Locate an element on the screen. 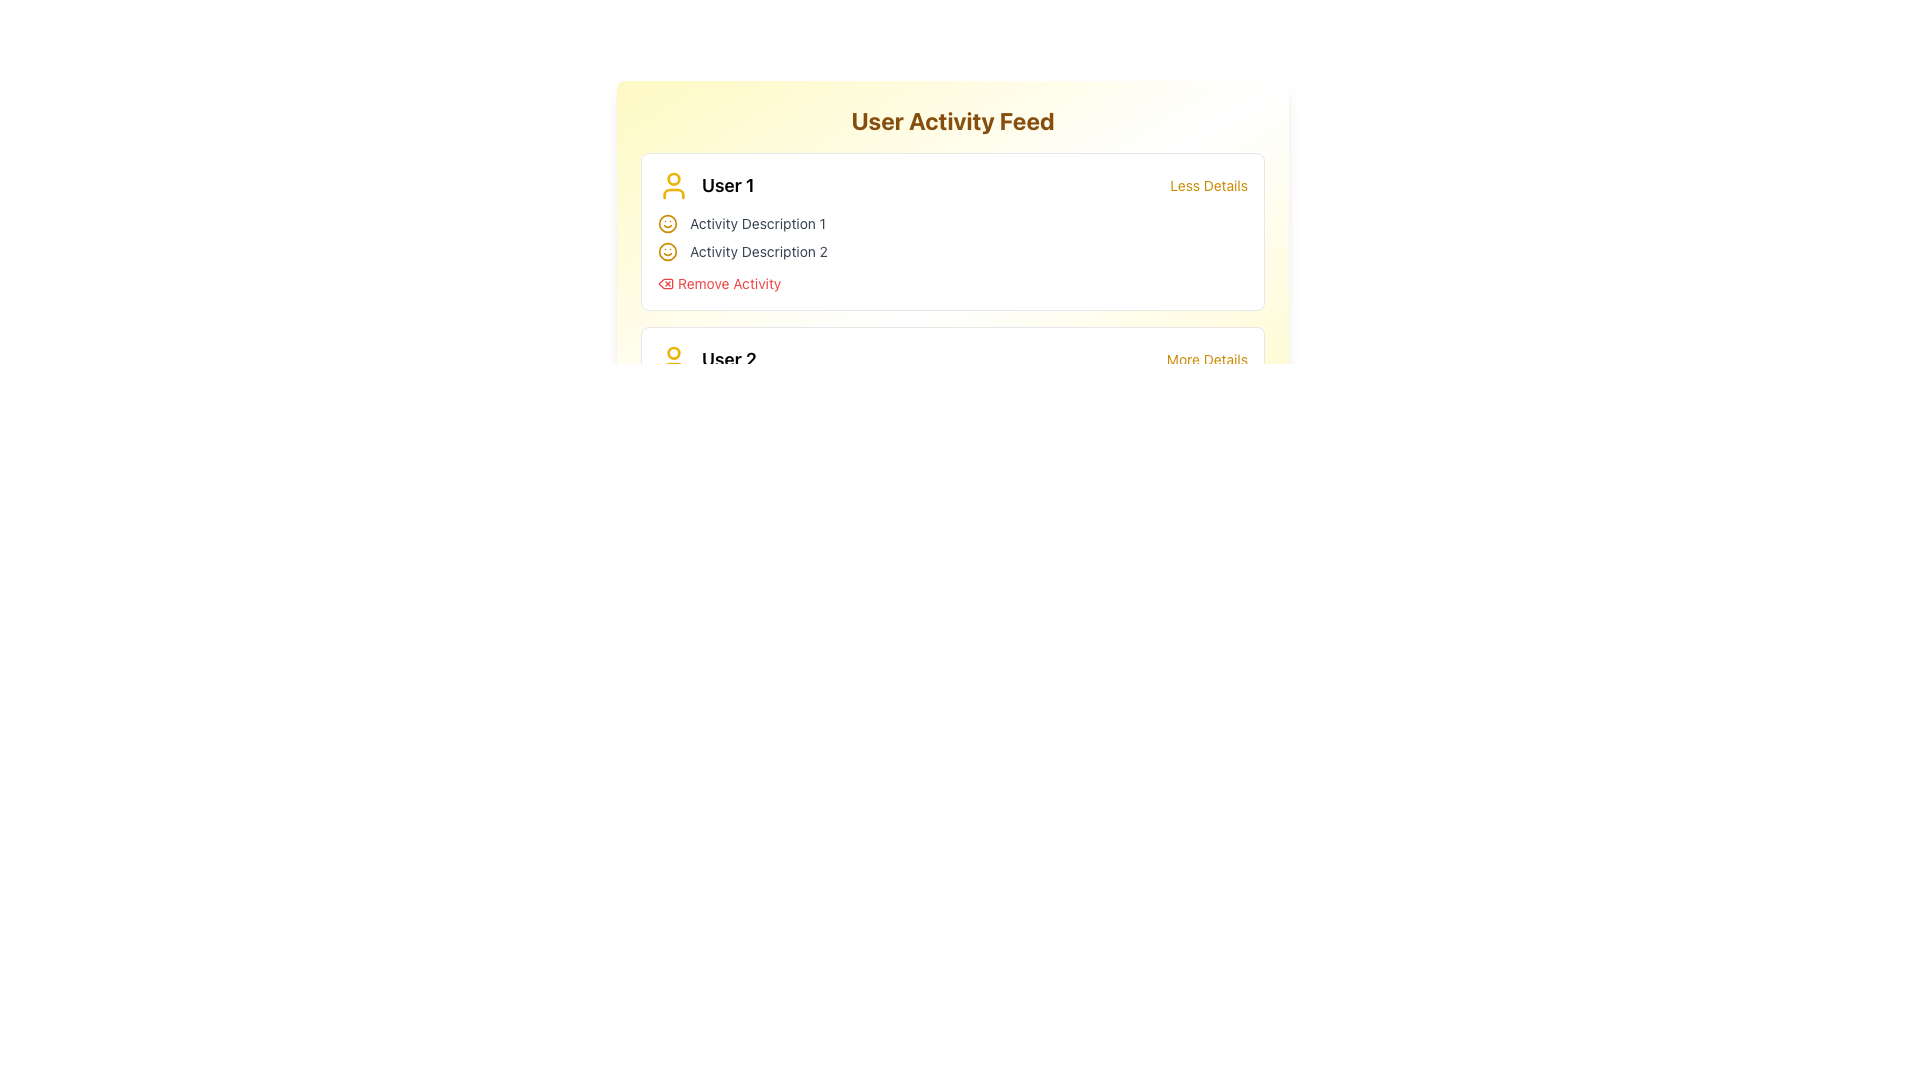 The image size is (1920, 1080). the Label with Icon that displays the user avatar styled in yellow and the text 'User 1', located in the top-left corner of the 'User Activity Feed' section, directly under the section header is located at coordinates (706, 185).